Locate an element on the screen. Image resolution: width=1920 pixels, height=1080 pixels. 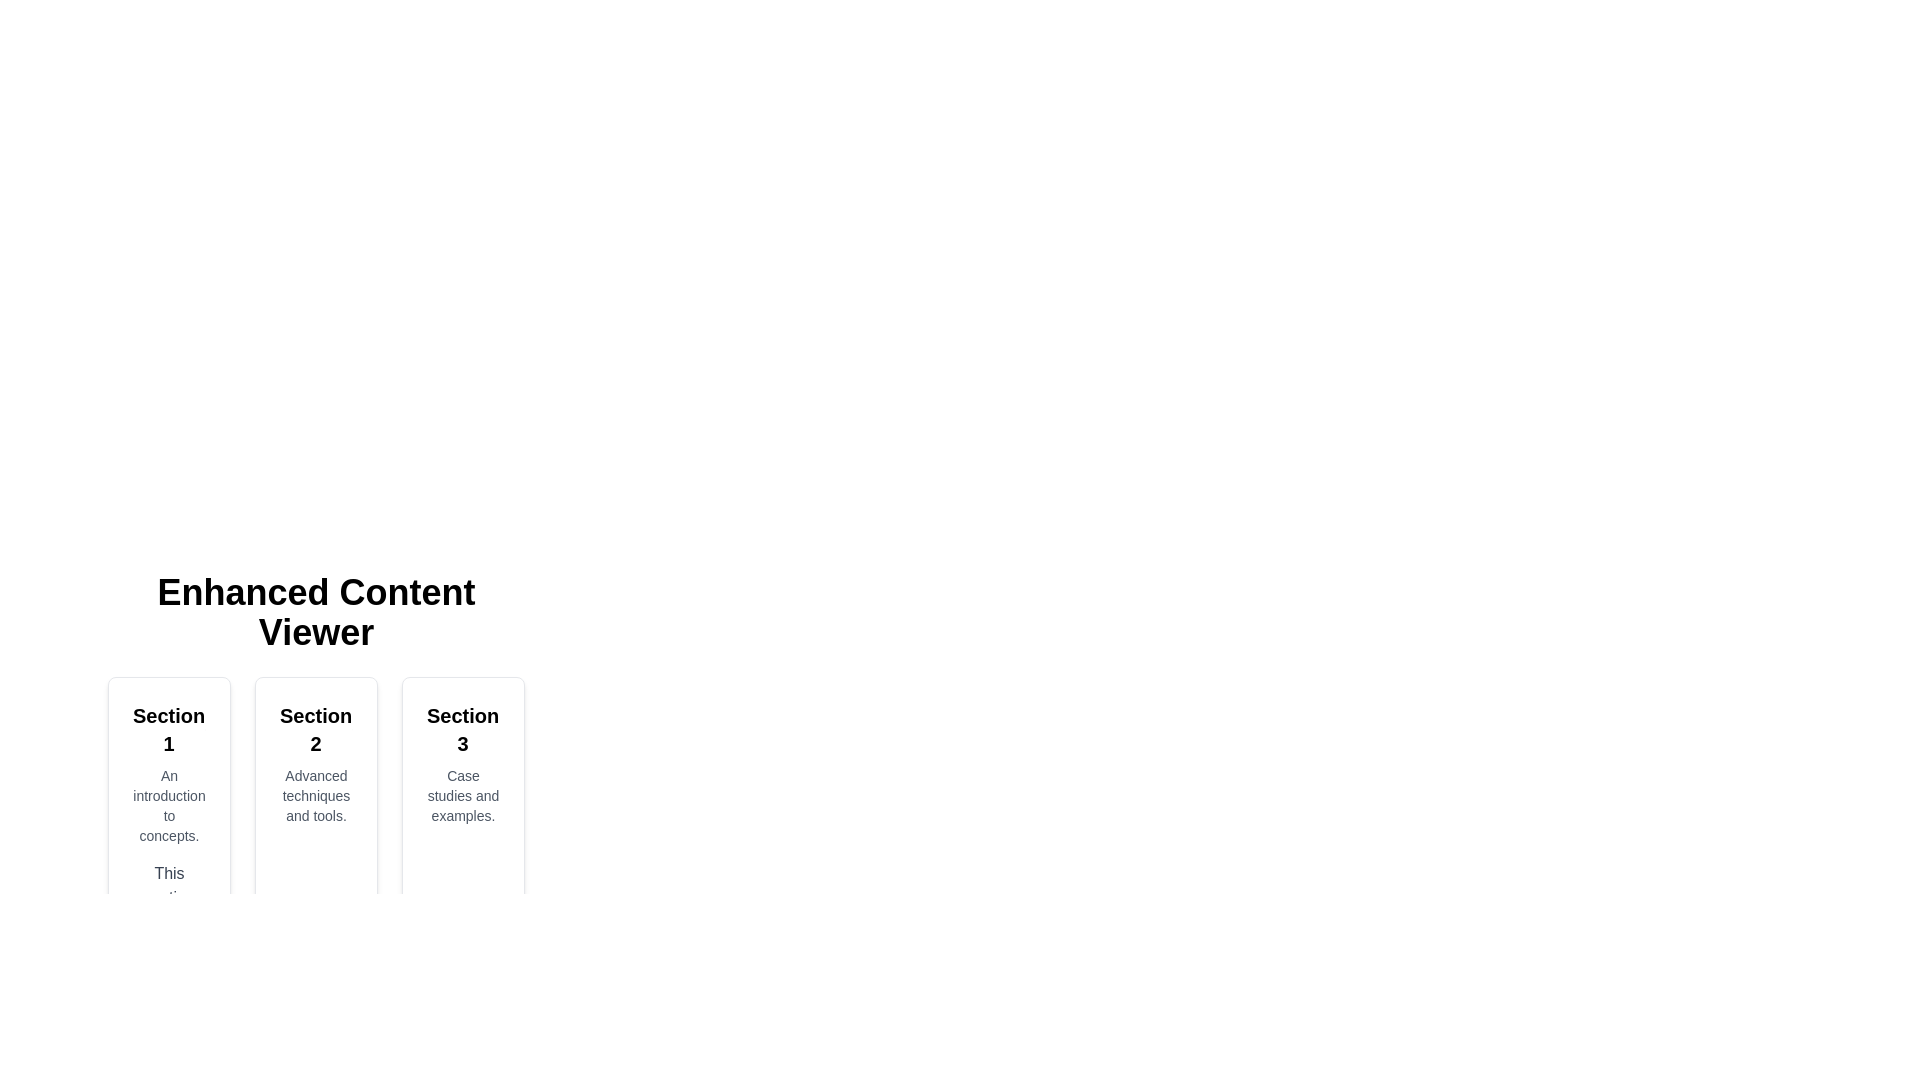
the static text element containing the text 'Advanced techniques and tools.' located within the card labeled 'Section 2' is located at coordinates (315, 794).